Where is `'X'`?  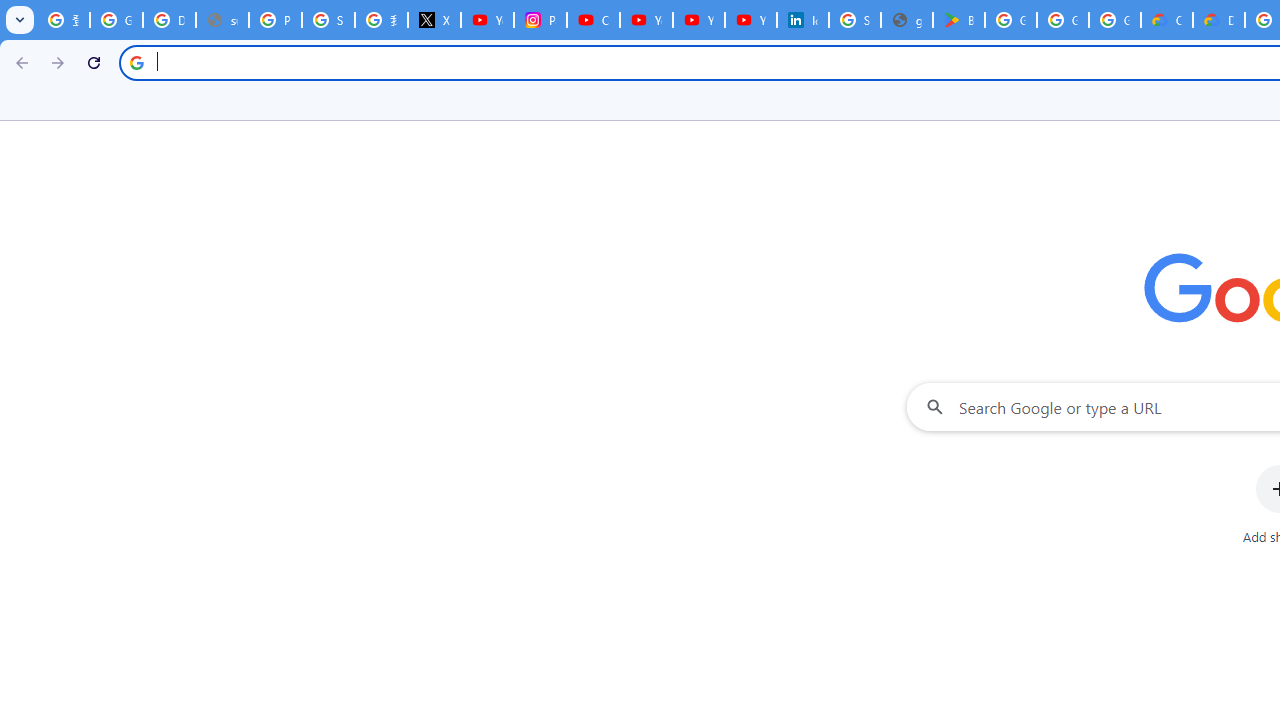
'X' is located at coordinates (433, 20).